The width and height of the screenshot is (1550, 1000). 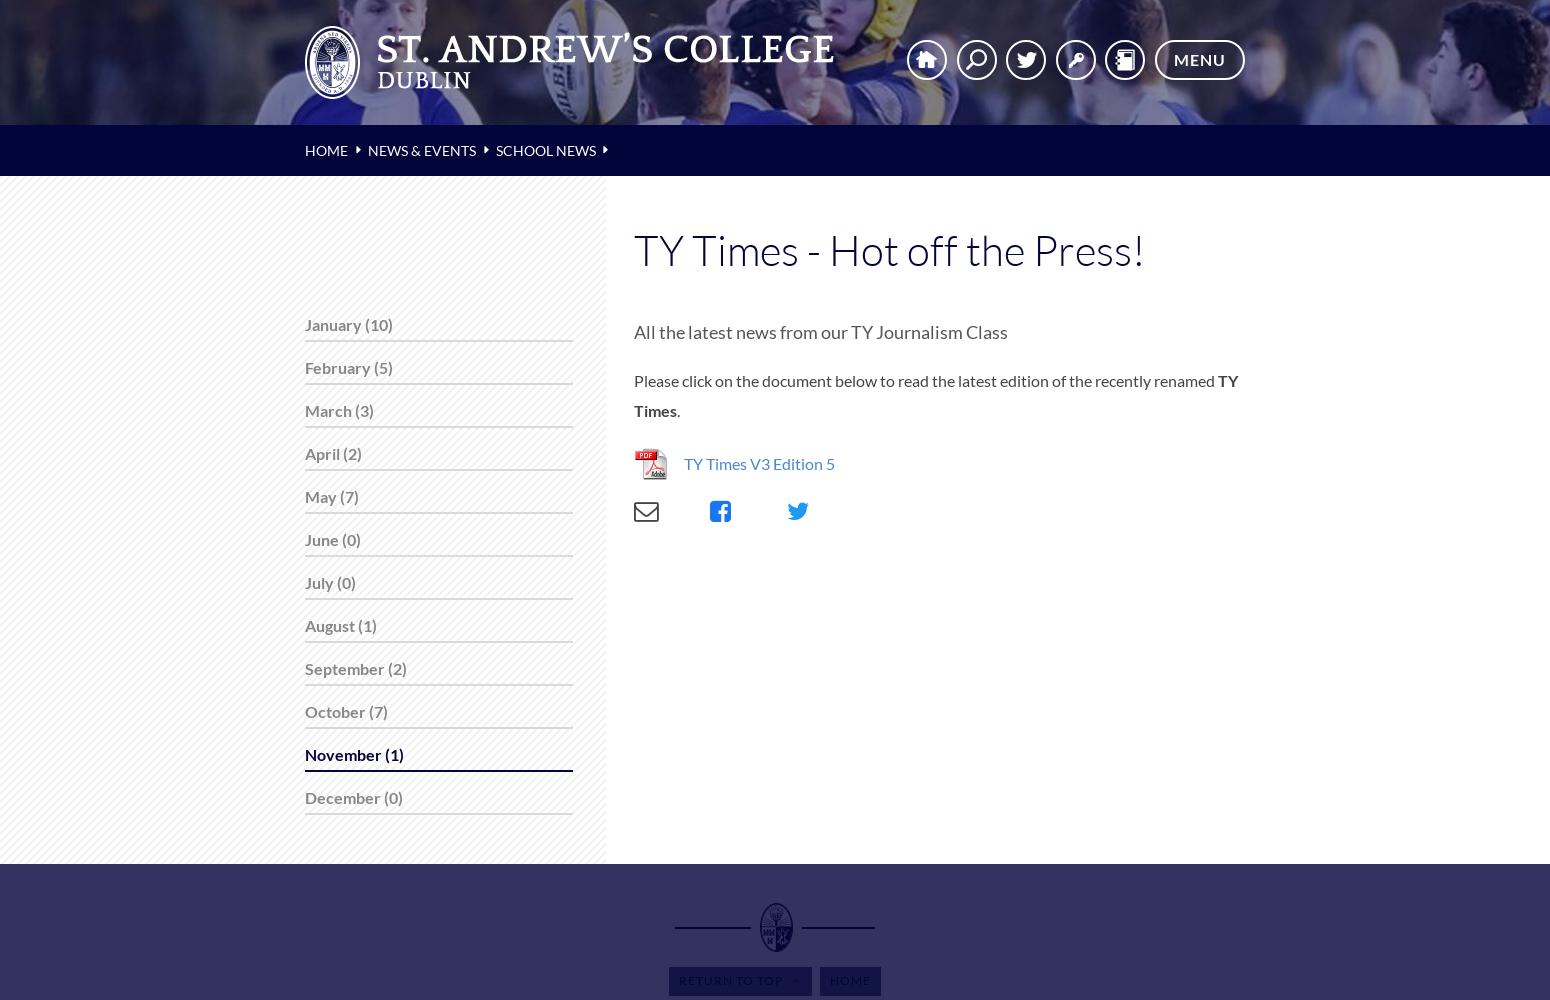 What do you see at coordinates (38, 167) in the screenshot?
I see `'Gallery'` at bounding box center [38, 167].